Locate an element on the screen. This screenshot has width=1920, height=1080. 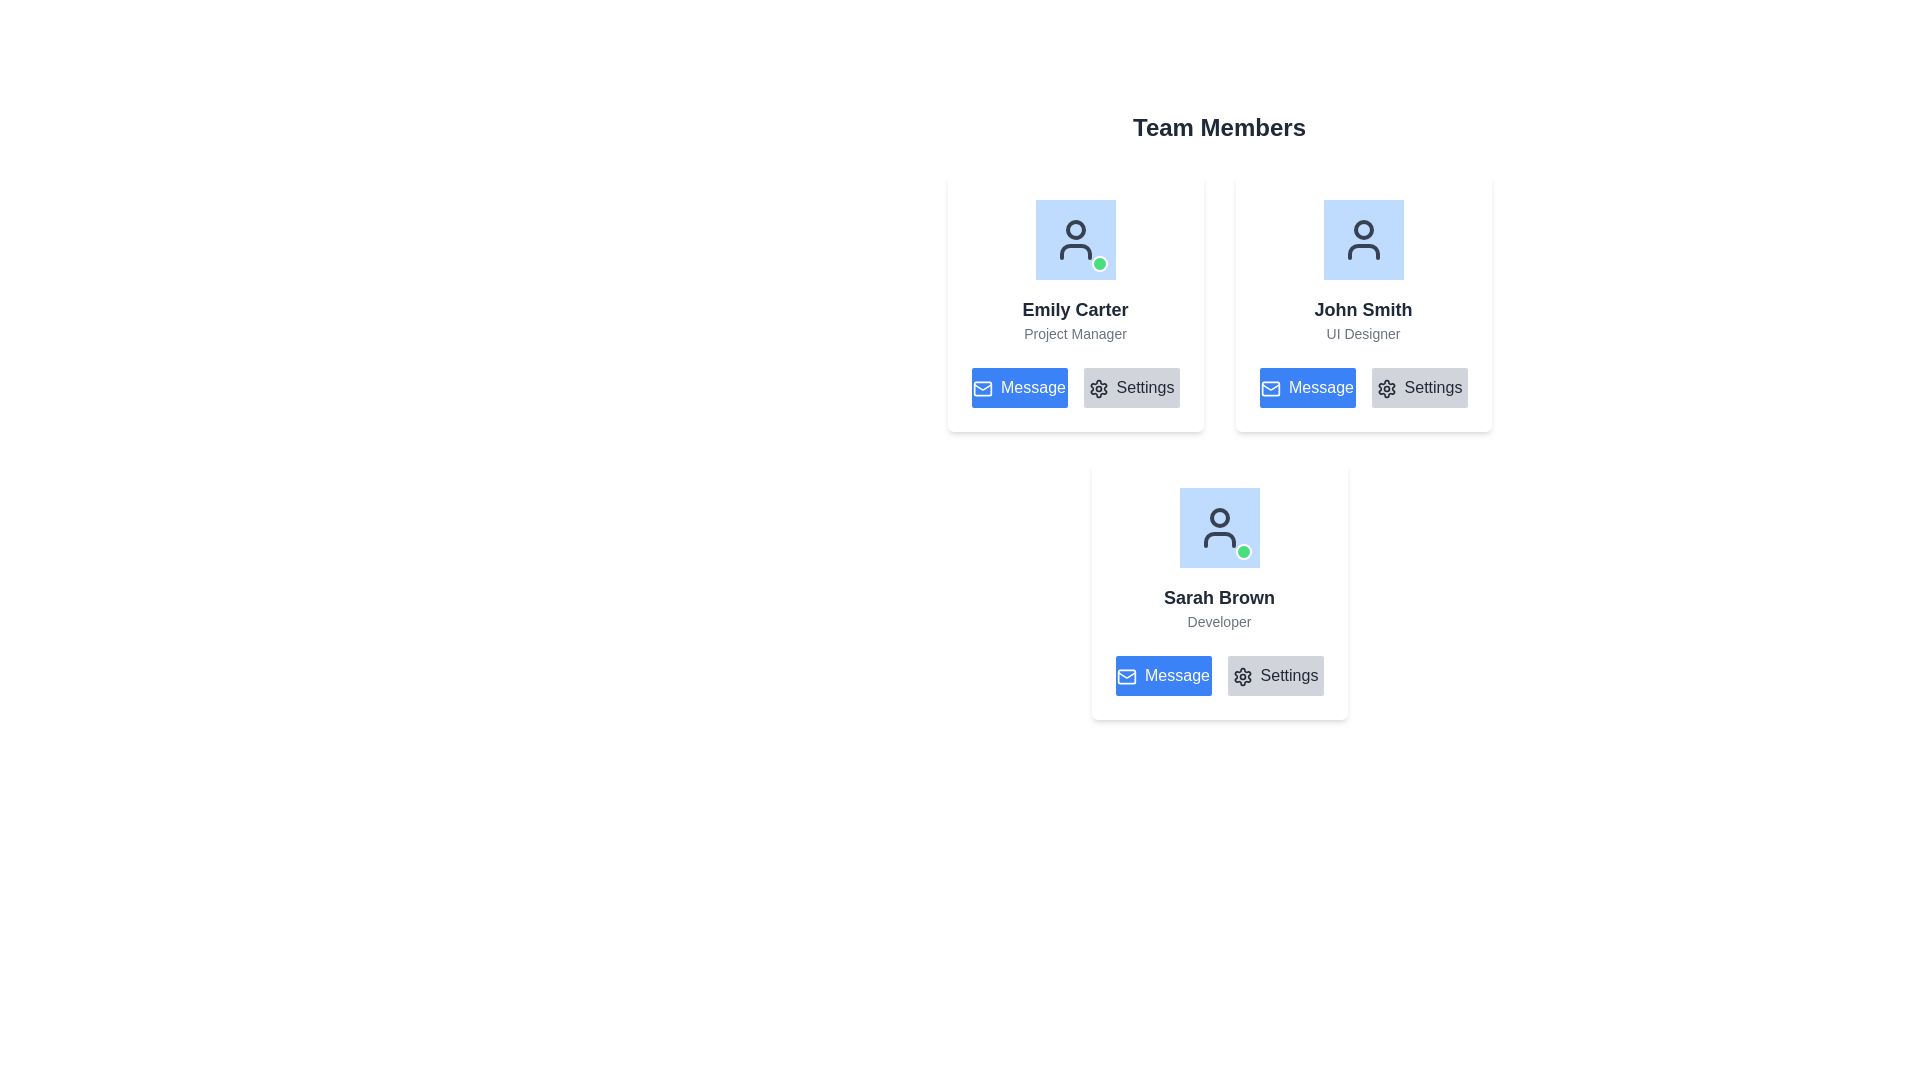
the icon associated with the email or messaging functionality located to the left of the 'Message' button in the card for 'Sarah Brown, Developer' is located at coordinates (1127, 675).